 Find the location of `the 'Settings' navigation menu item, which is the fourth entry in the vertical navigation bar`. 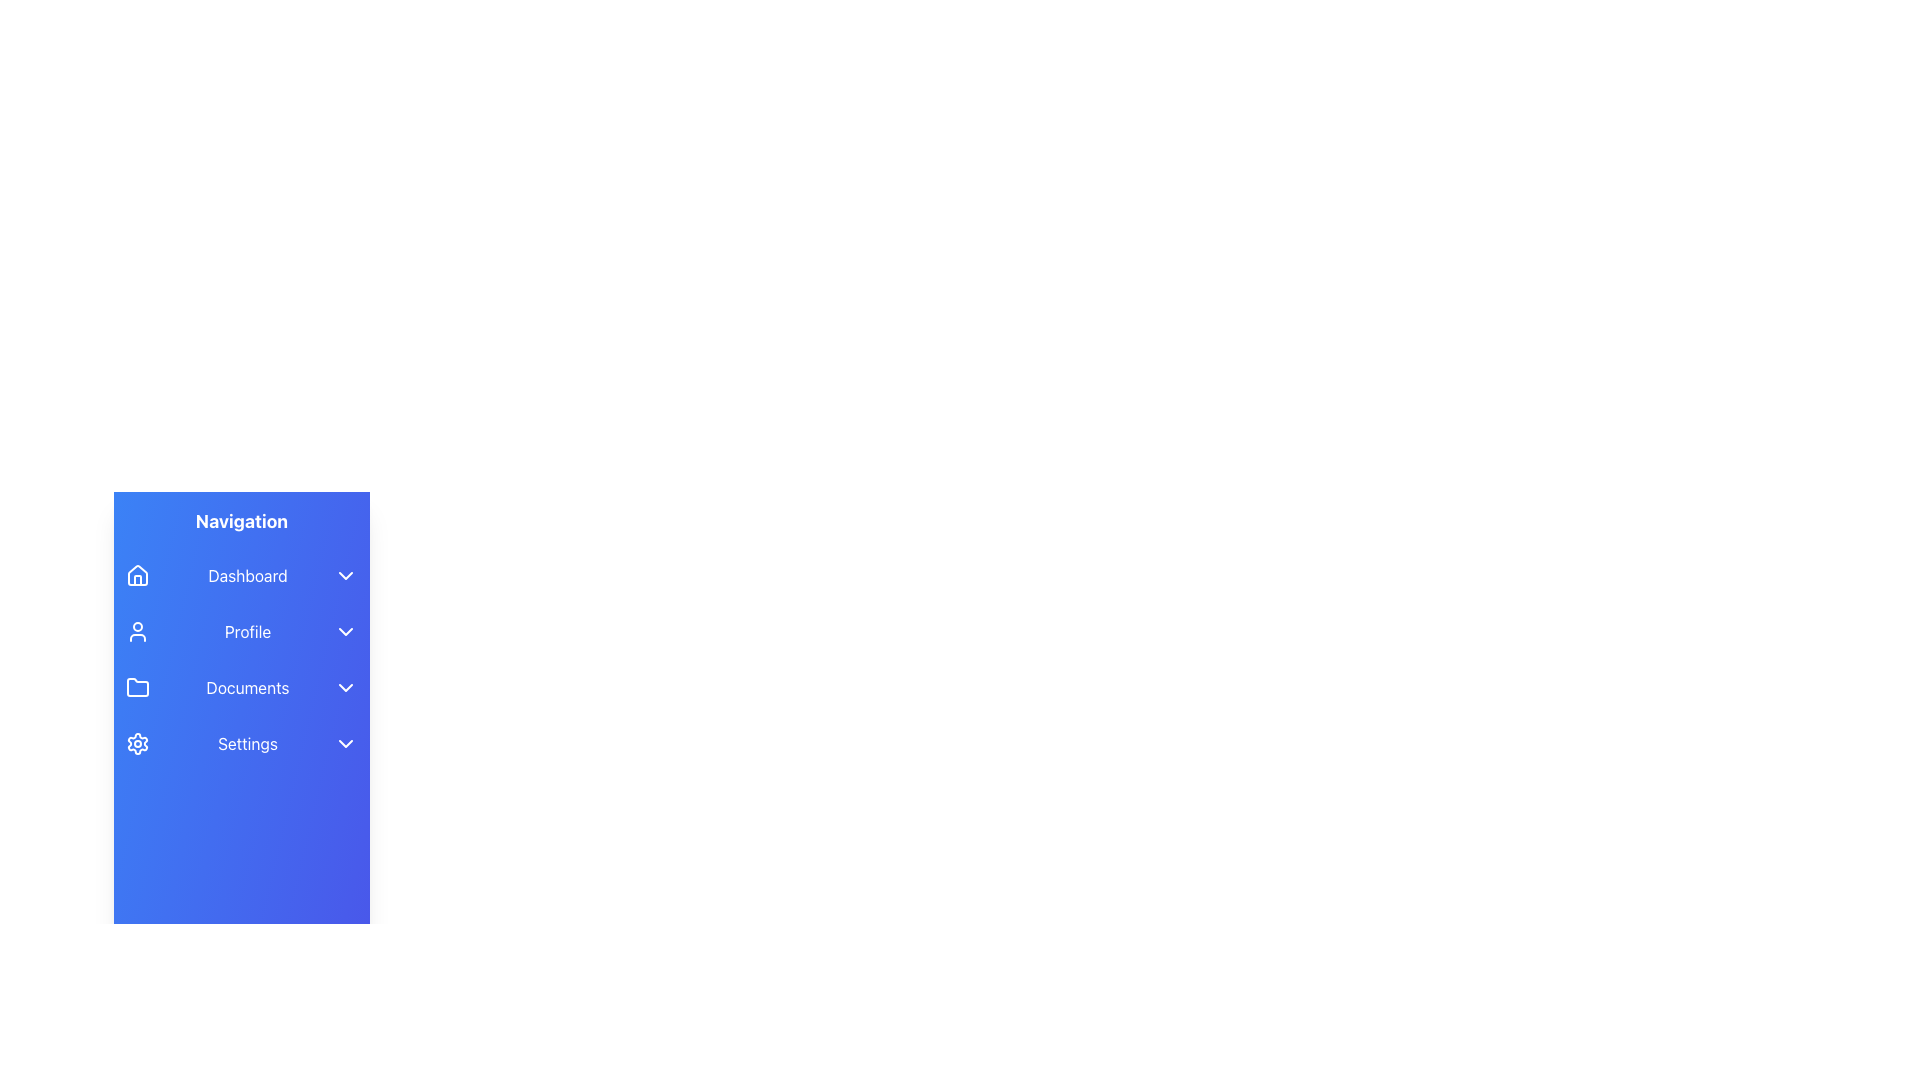

the 'Settings' navigation menu item, which is the fourth entry in the vertical navigation bar is located at coordinates (240, 744).